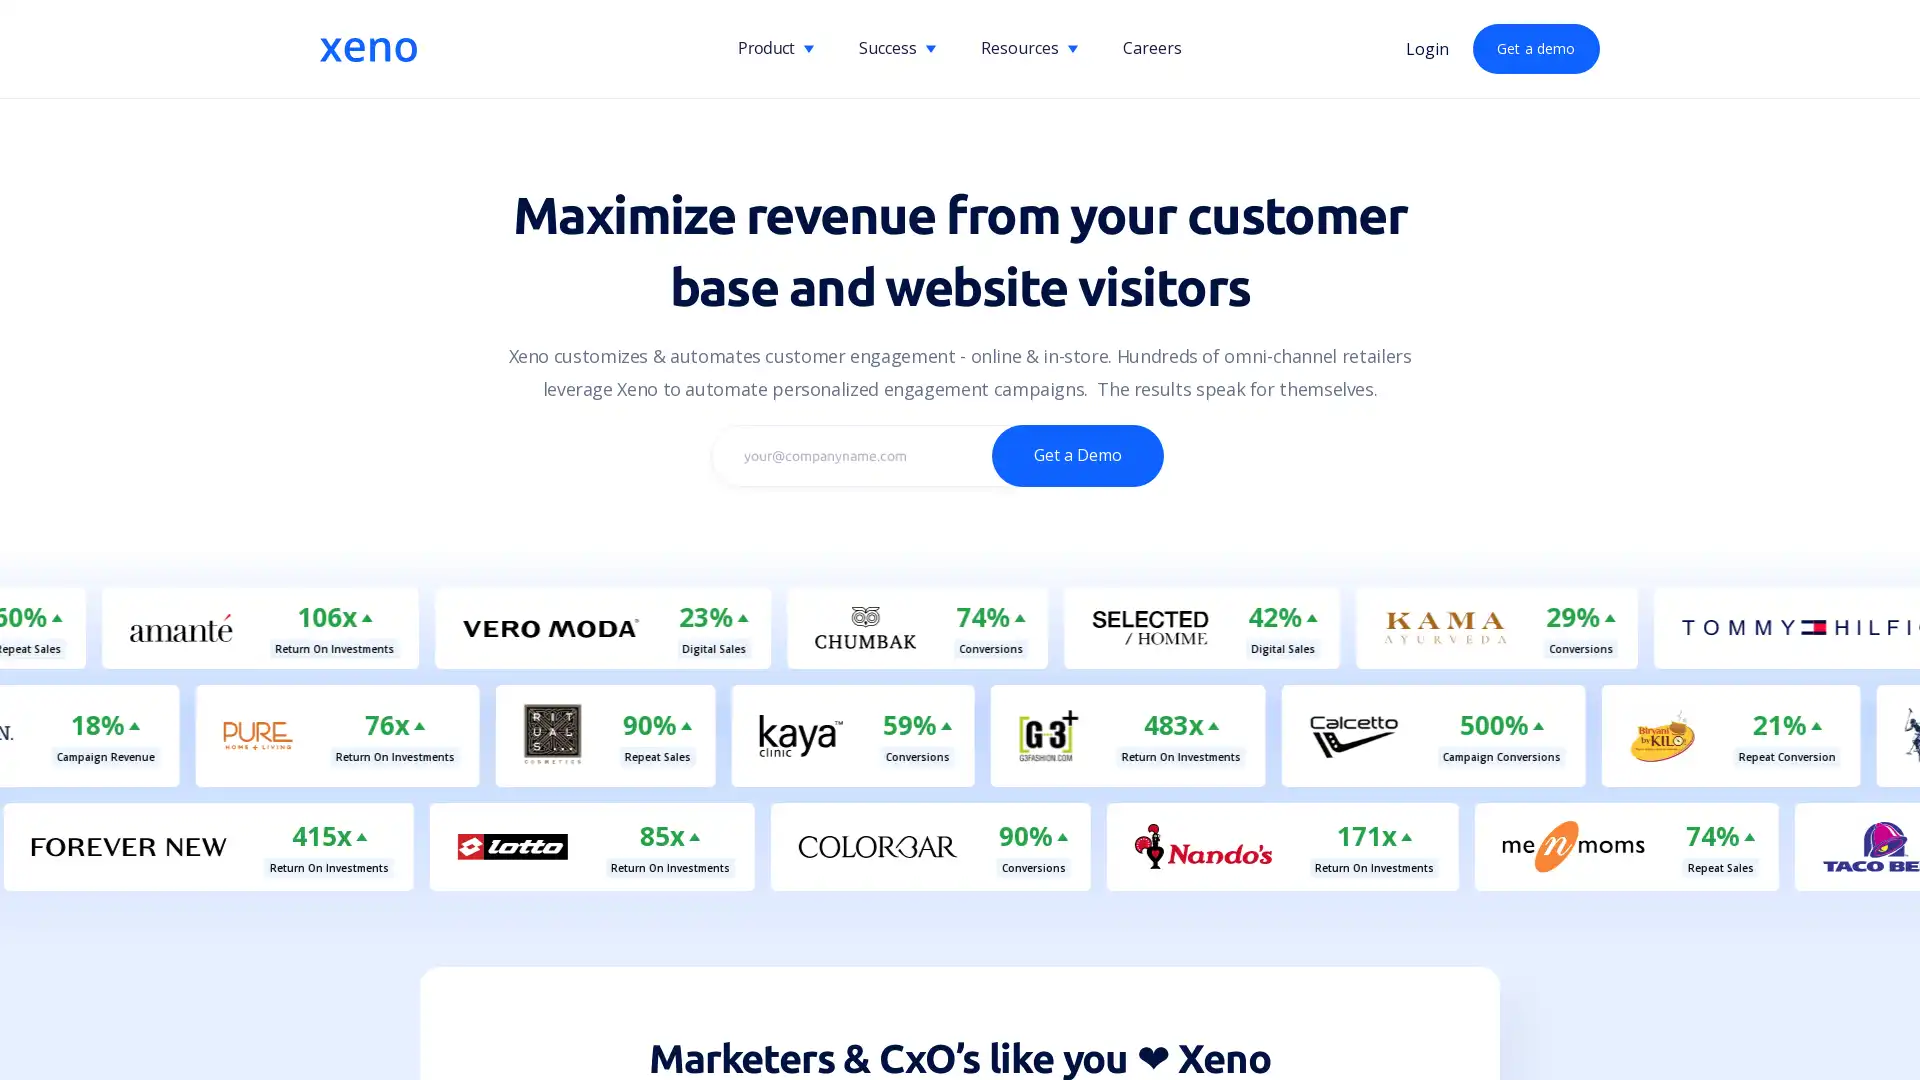  What do you see at coordinates (1077, 455) in the screenshot?
I see `Get a Demo` at bounding box center [1077, 455].